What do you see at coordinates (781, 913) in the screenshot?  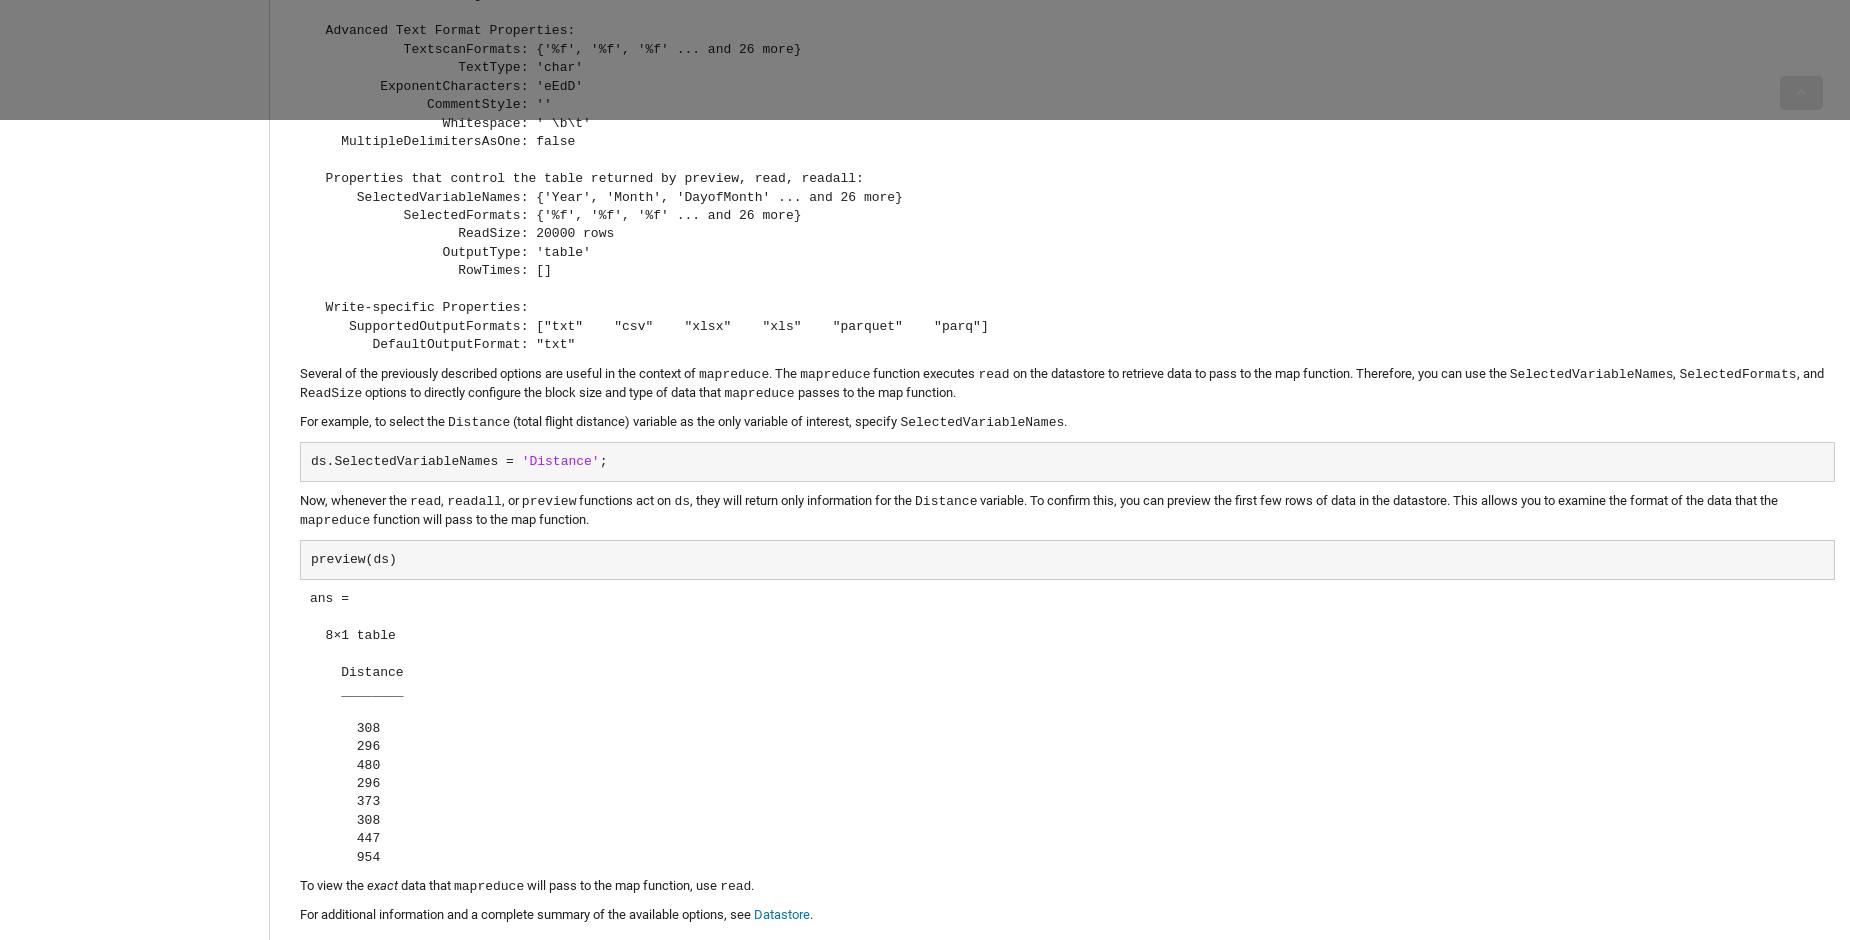 I see `'Datastore'` at bounding box center [781, 913].